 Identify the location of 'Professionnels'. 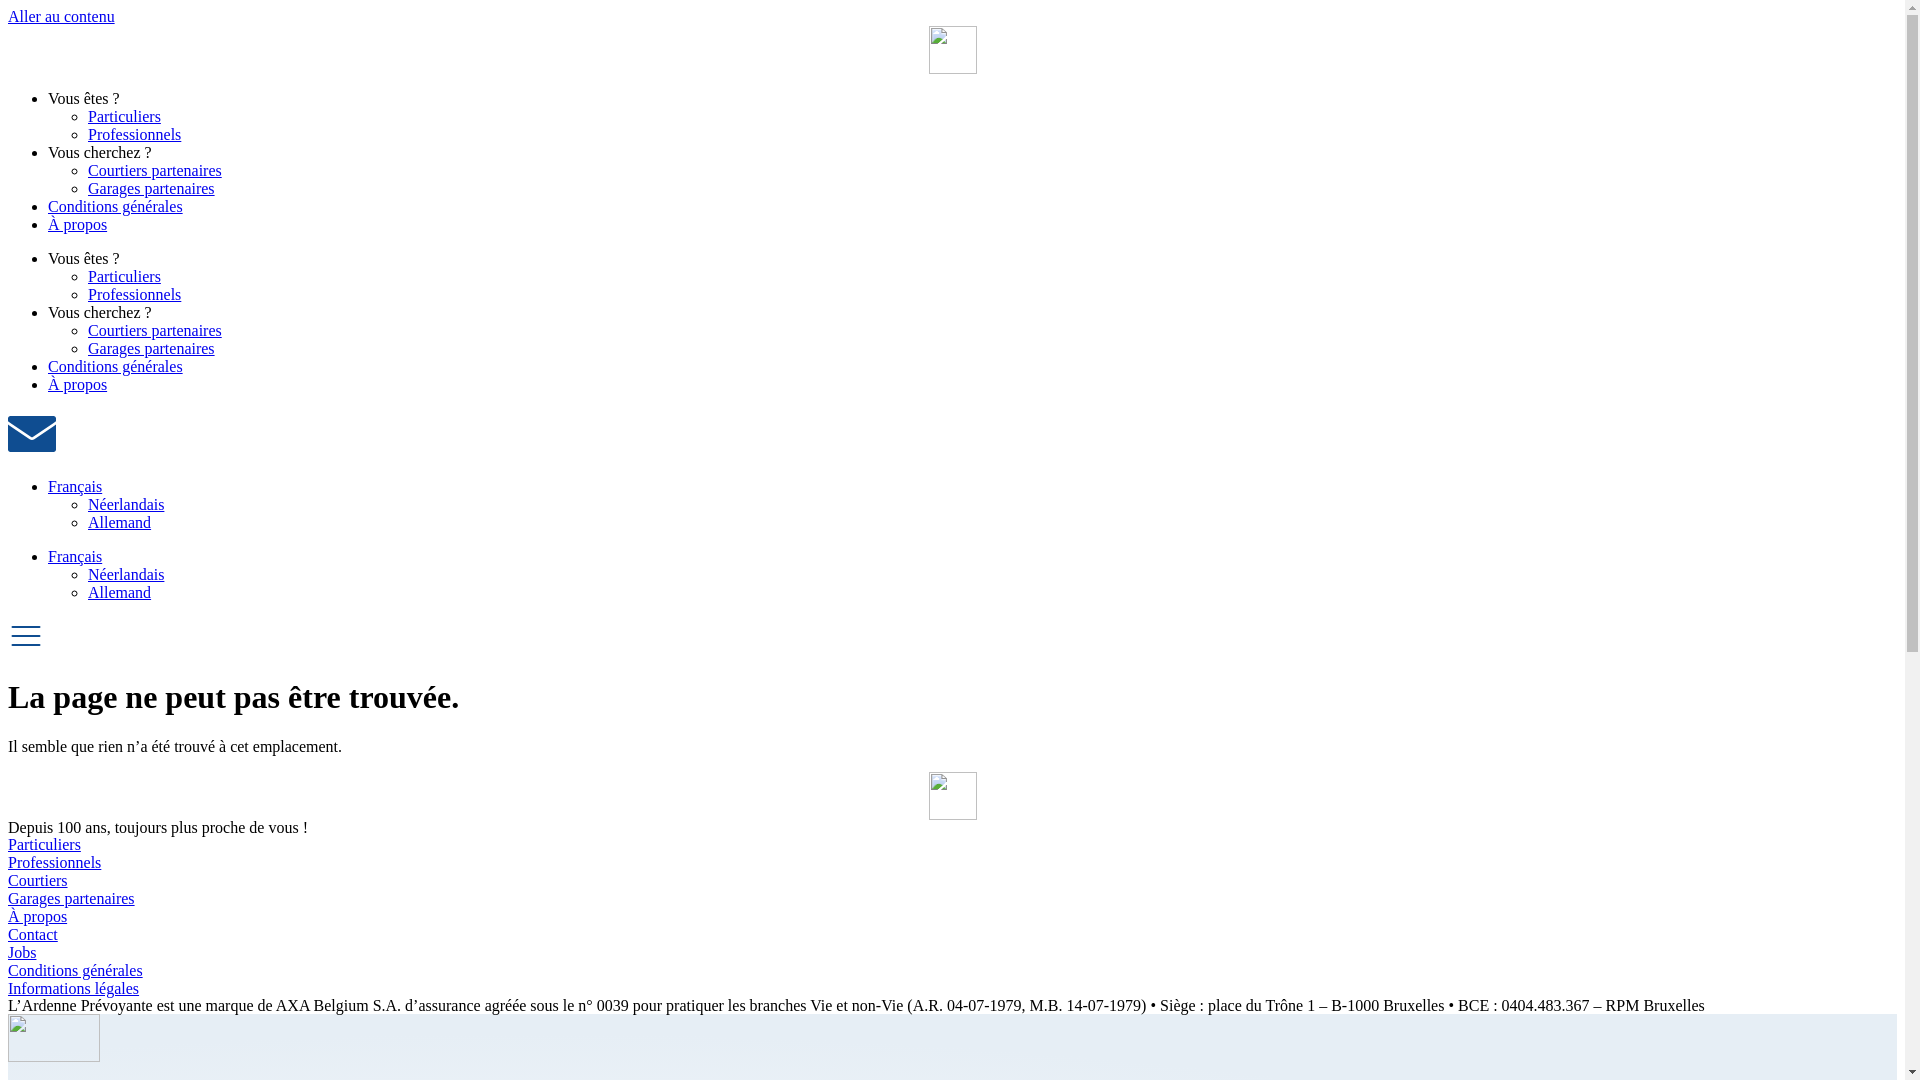
(951, 862).